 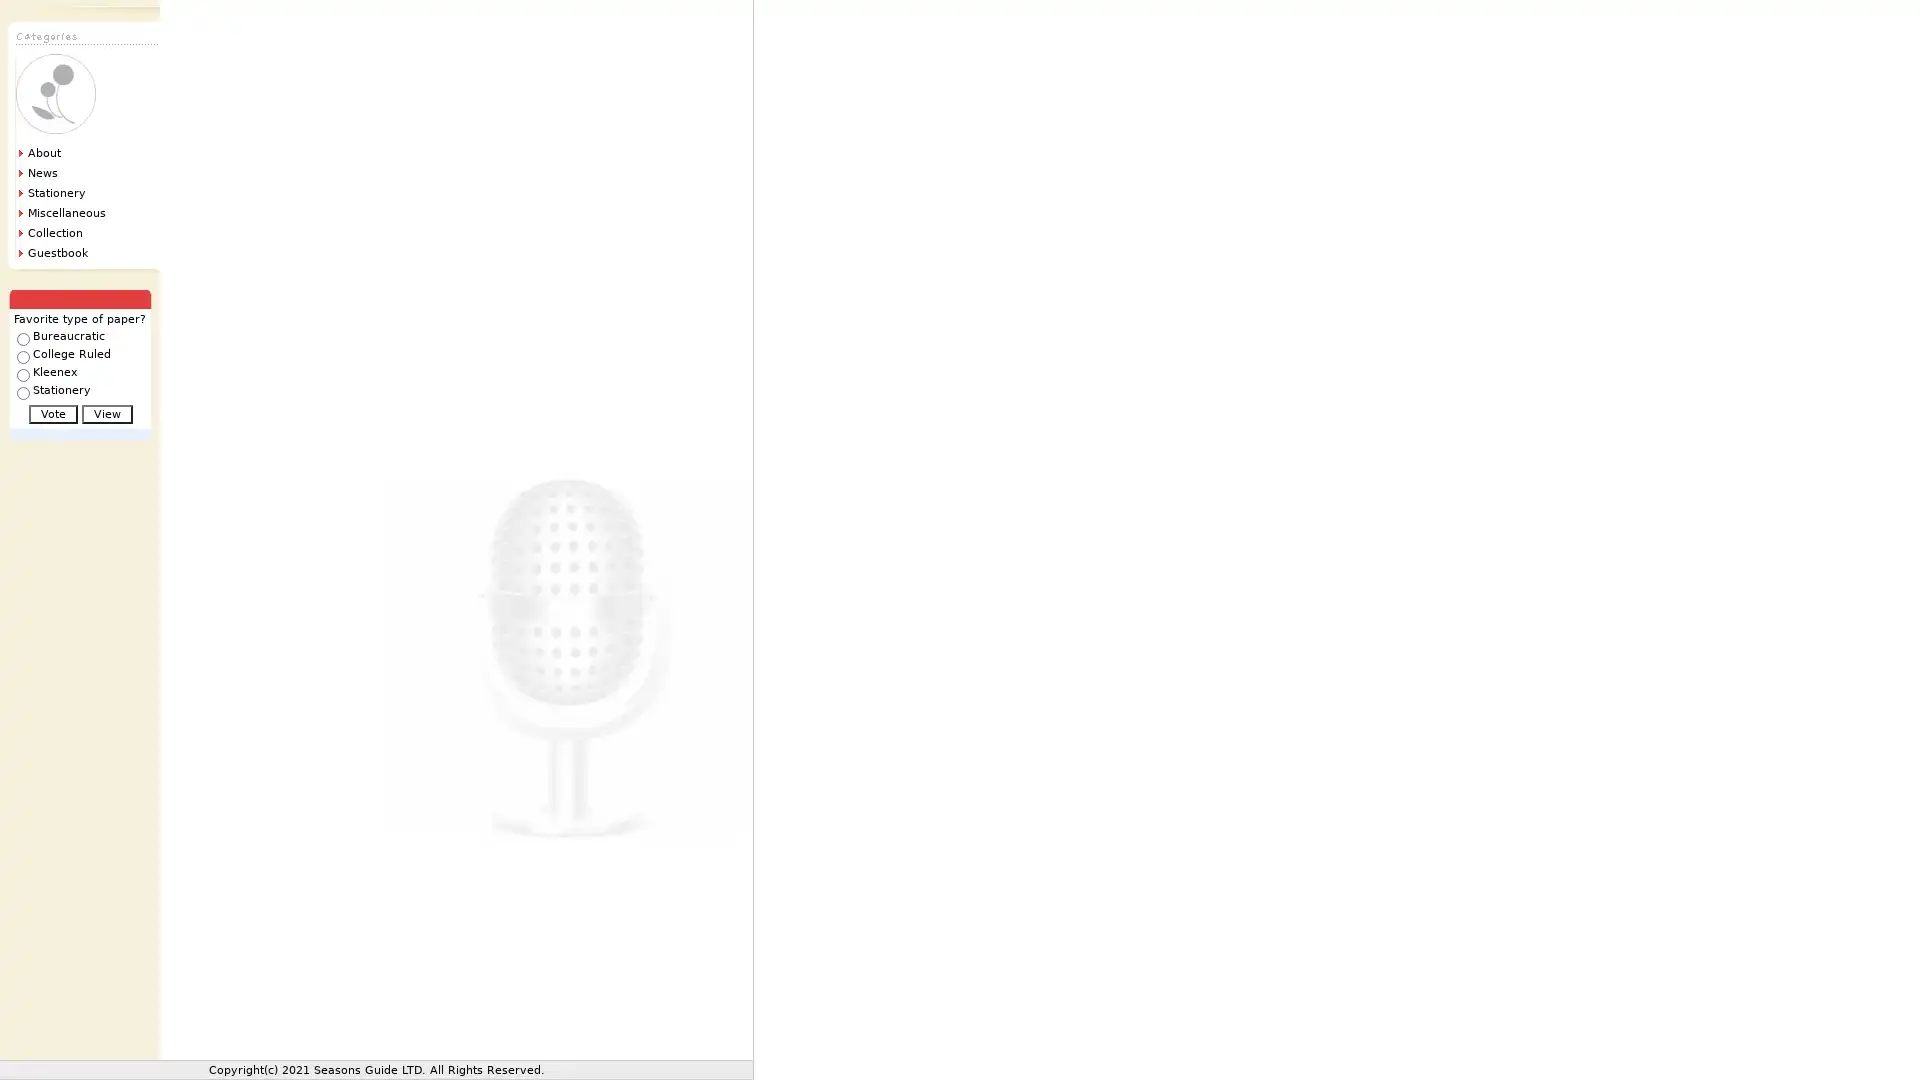 What do you see at coordinates (52, 413) in the screenshot?
I see `Vote` at bounding box center [52, 413].